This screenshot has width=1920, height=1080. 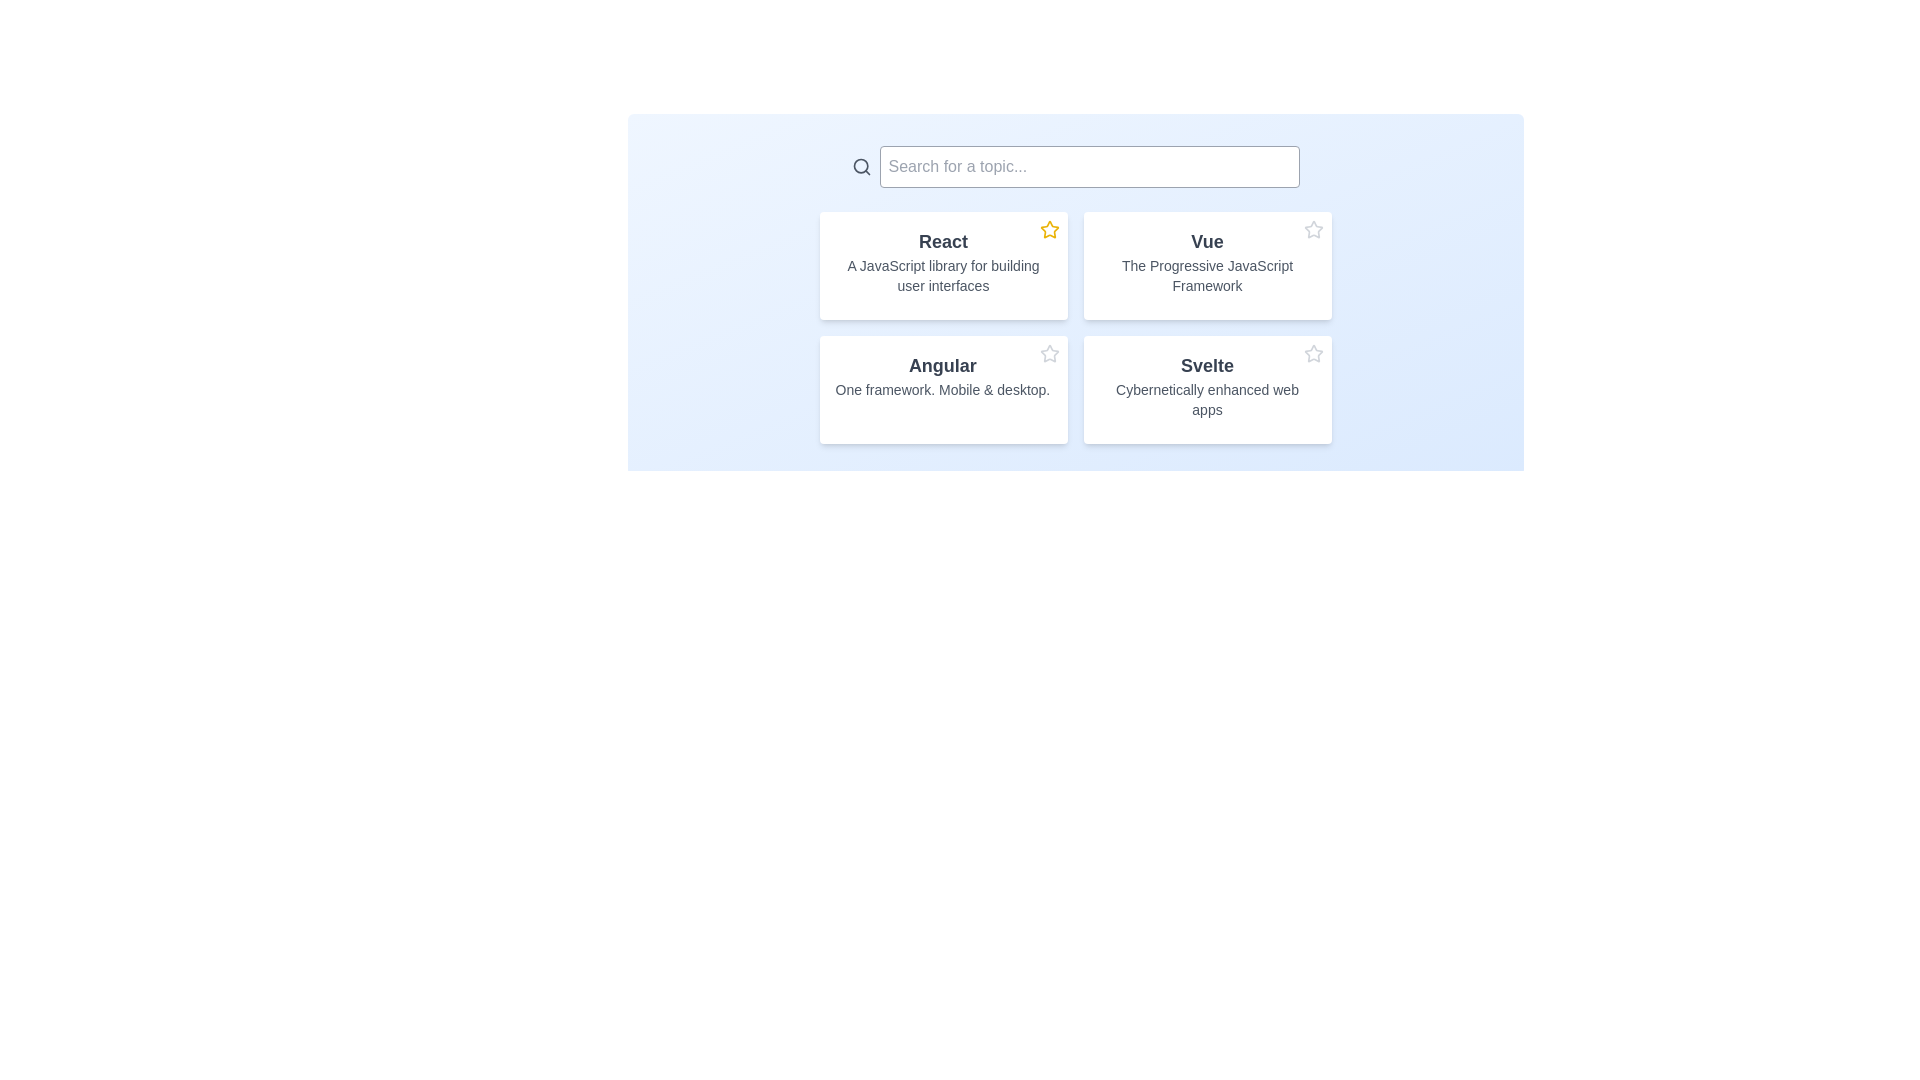 What do you see at coordinates (1206, 400) in the screenshot?
I see `text component that displays 'Cybernetically enhanced web apps', which is a descriptive subtitle beneath the bold title text 'Svelte'` at bounding box center [1206, 400].